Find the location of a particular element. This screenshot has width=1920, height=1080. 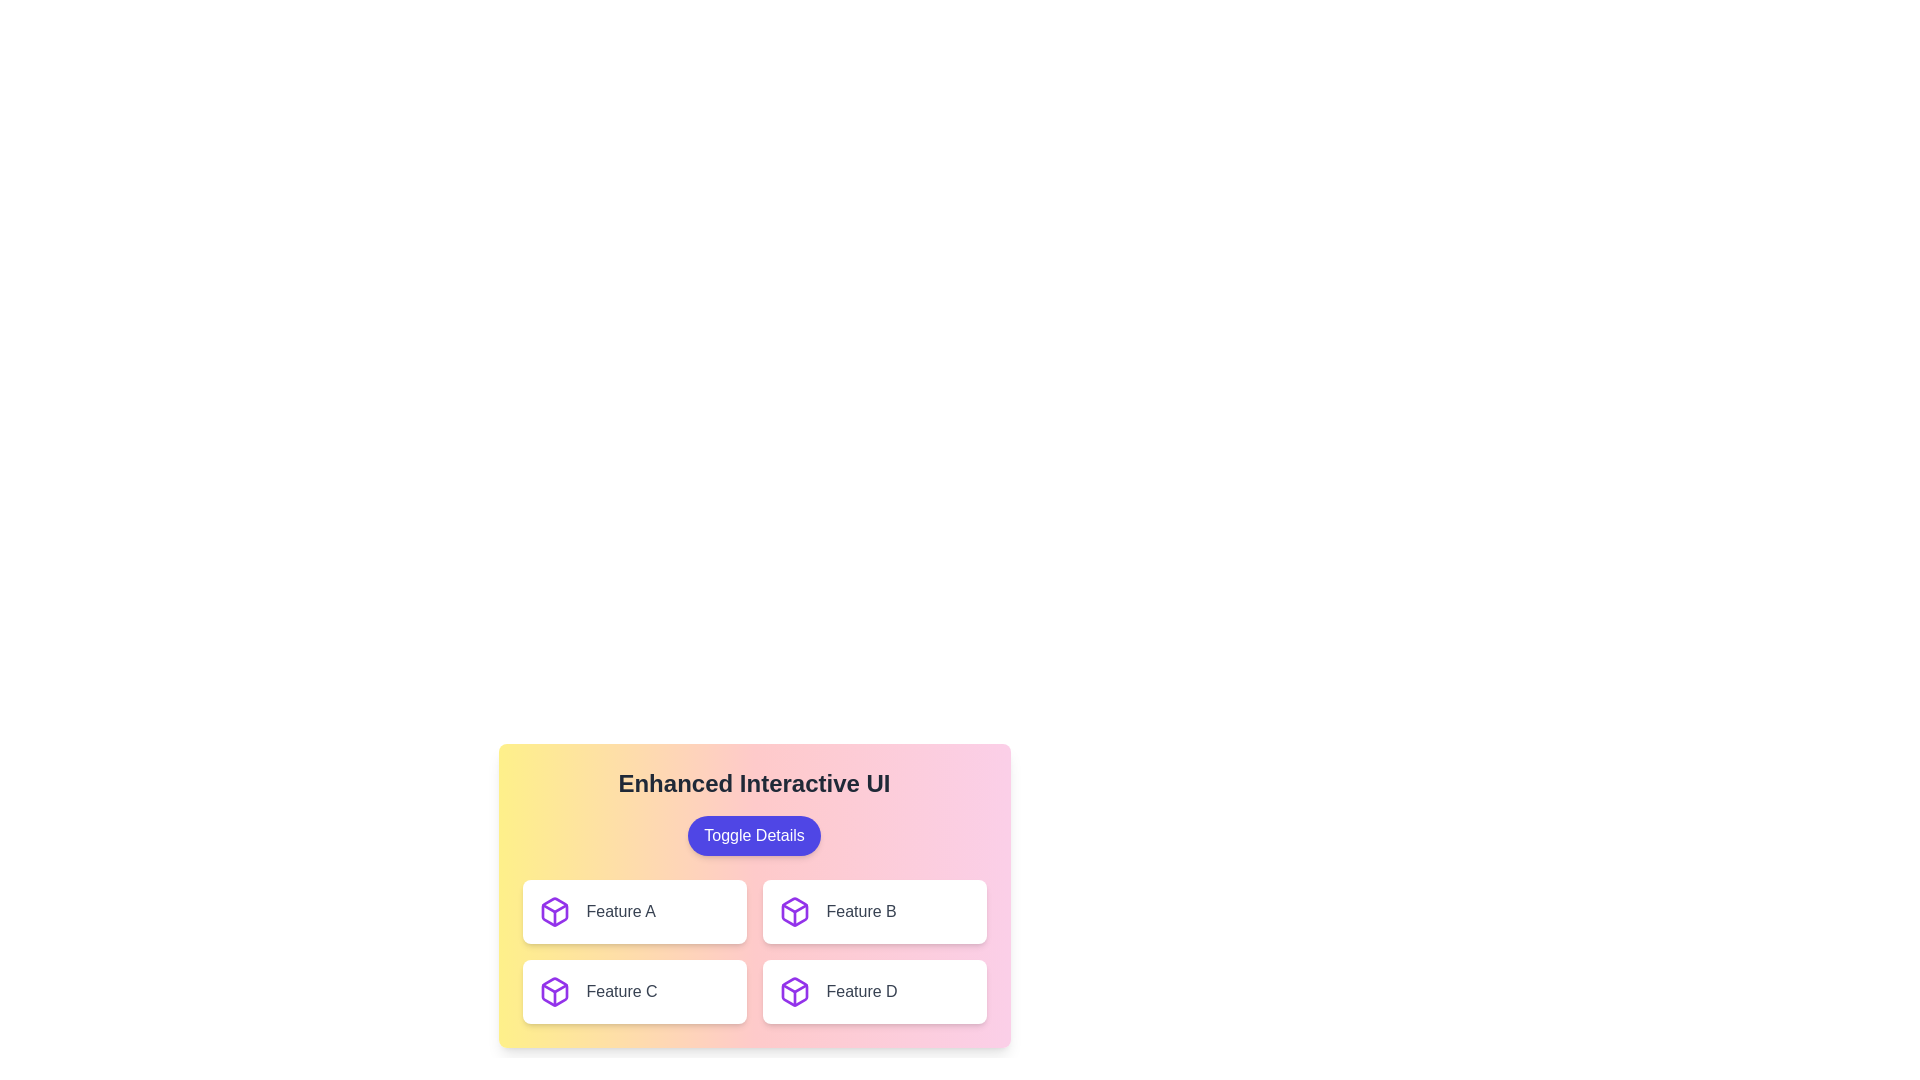

Interactive card labeled 'Feature C' located in the bottom-left quadrant of the grid under 'Enhanced Interactive UI' is located at coordinates (633, 991).